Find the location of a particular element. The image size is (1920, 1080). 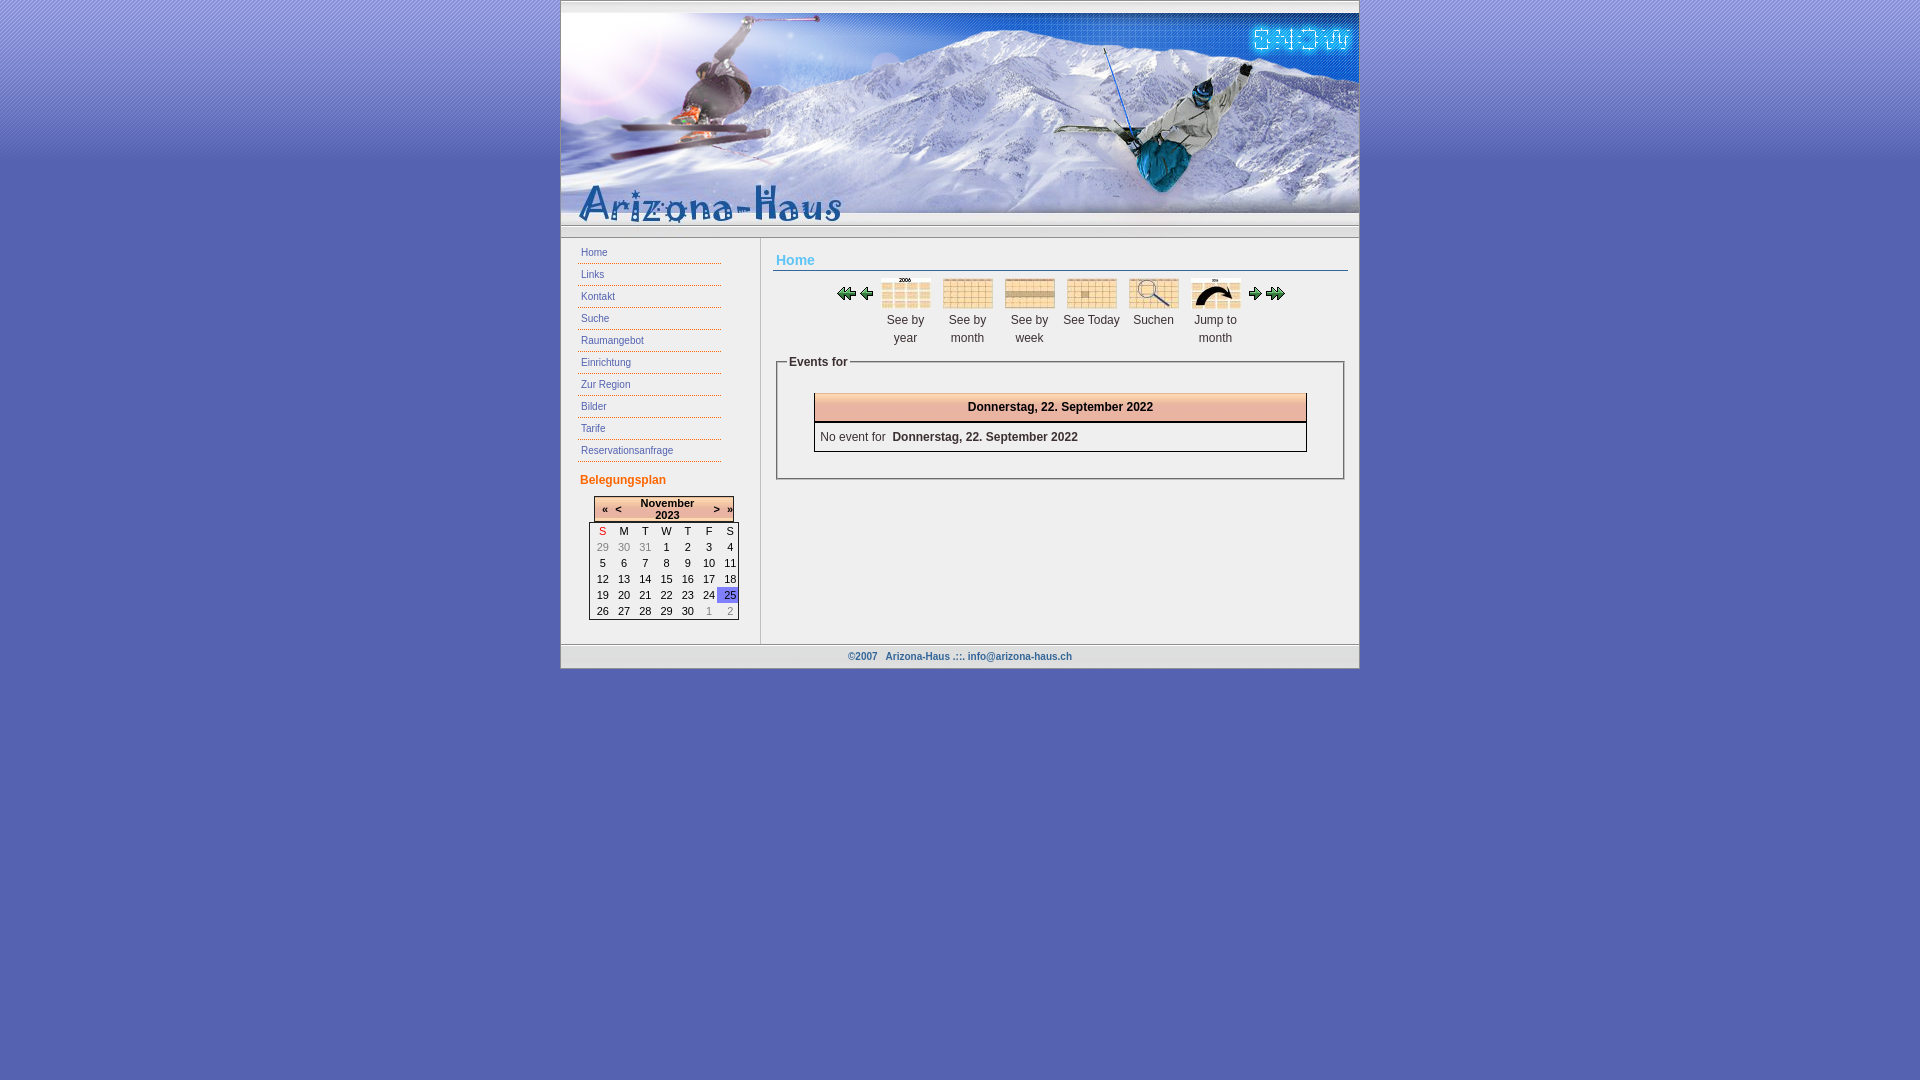

'21' is located at coordinates (644, 593).